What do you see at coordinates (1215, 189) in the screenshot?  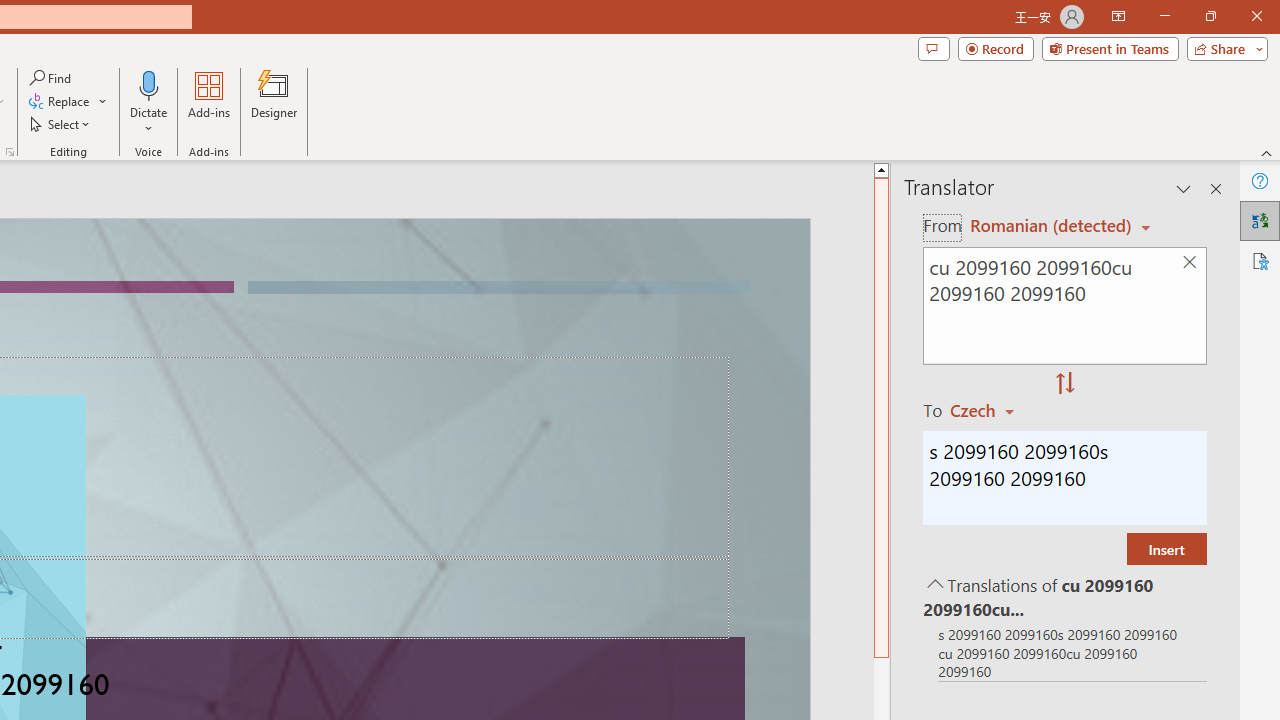 I see `'Close pane'` at bounding box center [1215, 189].